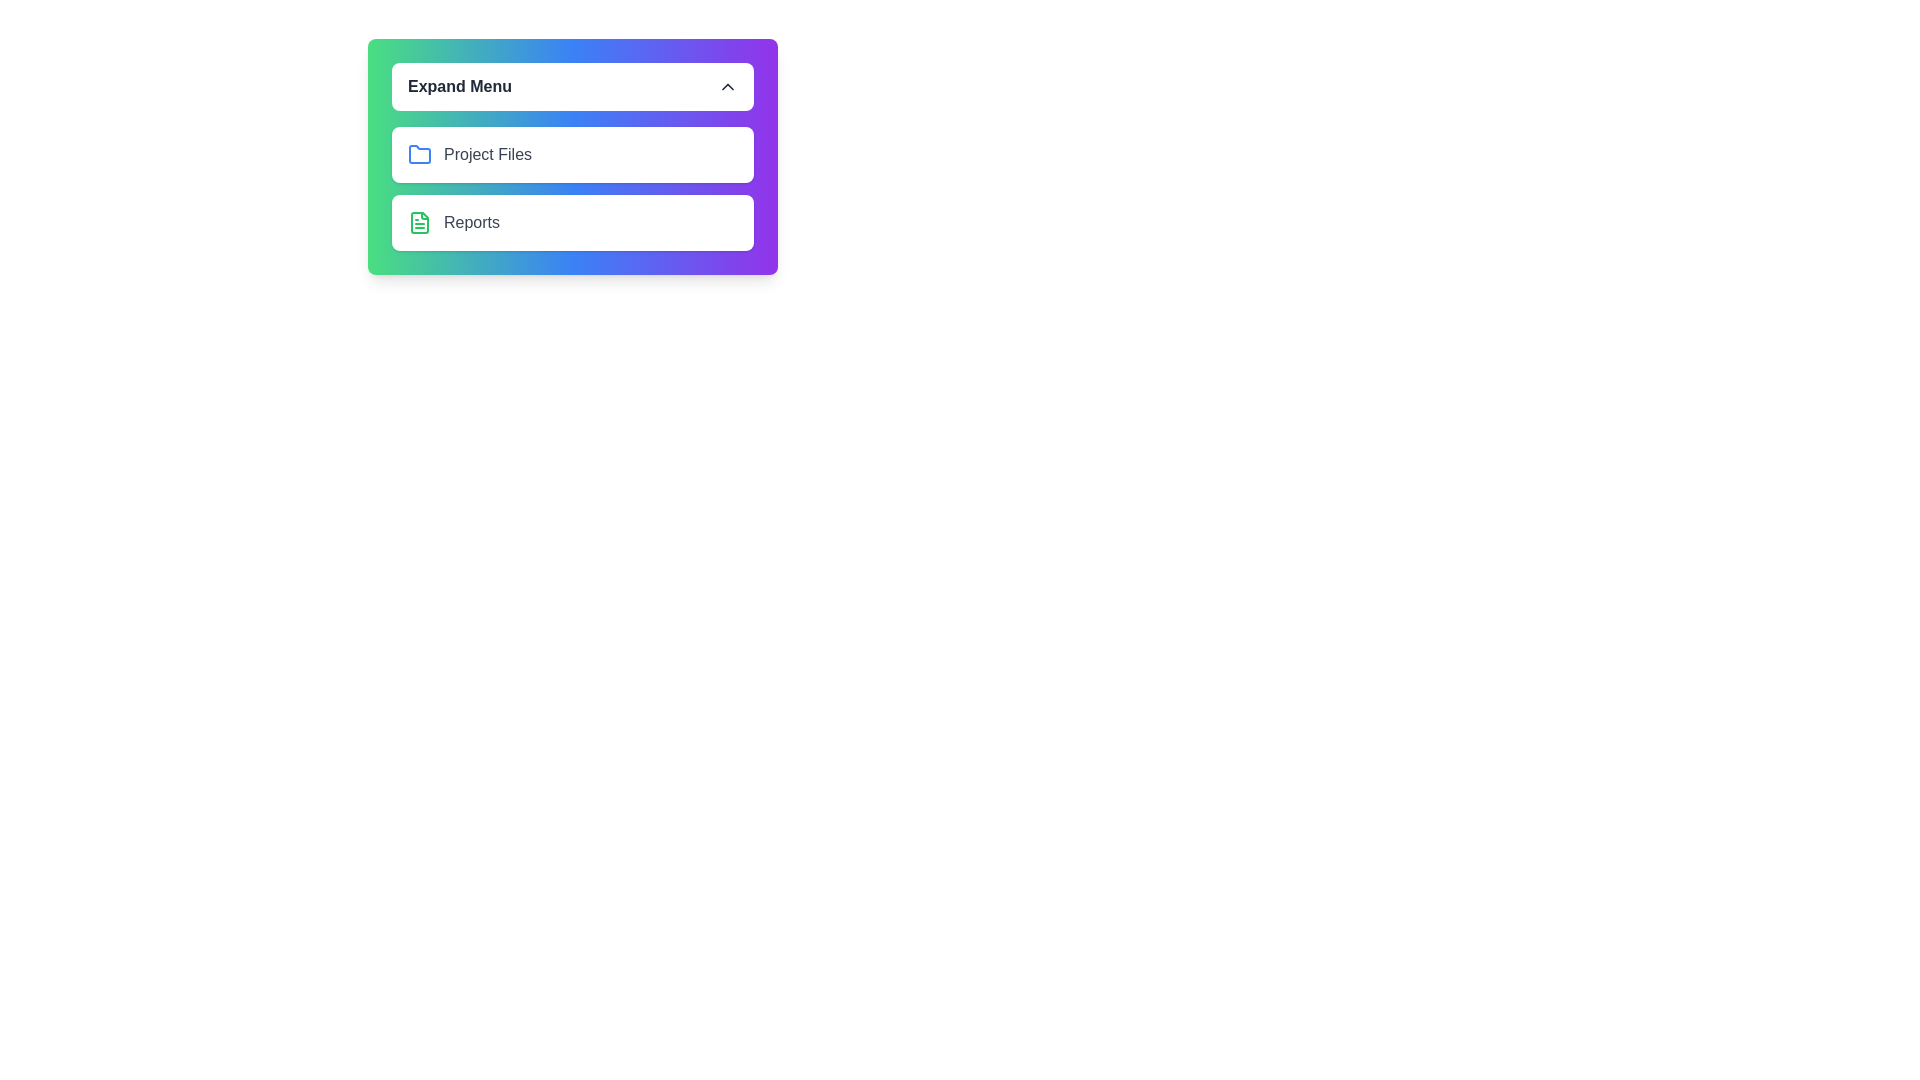 The image size is (1920, 1080). What do you see at coordinates (419, 223) in the screenshot?
I see `the icon resembling a document or file with a green outline, located in the menu card under the 'Reports' header` at bounding box center [419, 223].